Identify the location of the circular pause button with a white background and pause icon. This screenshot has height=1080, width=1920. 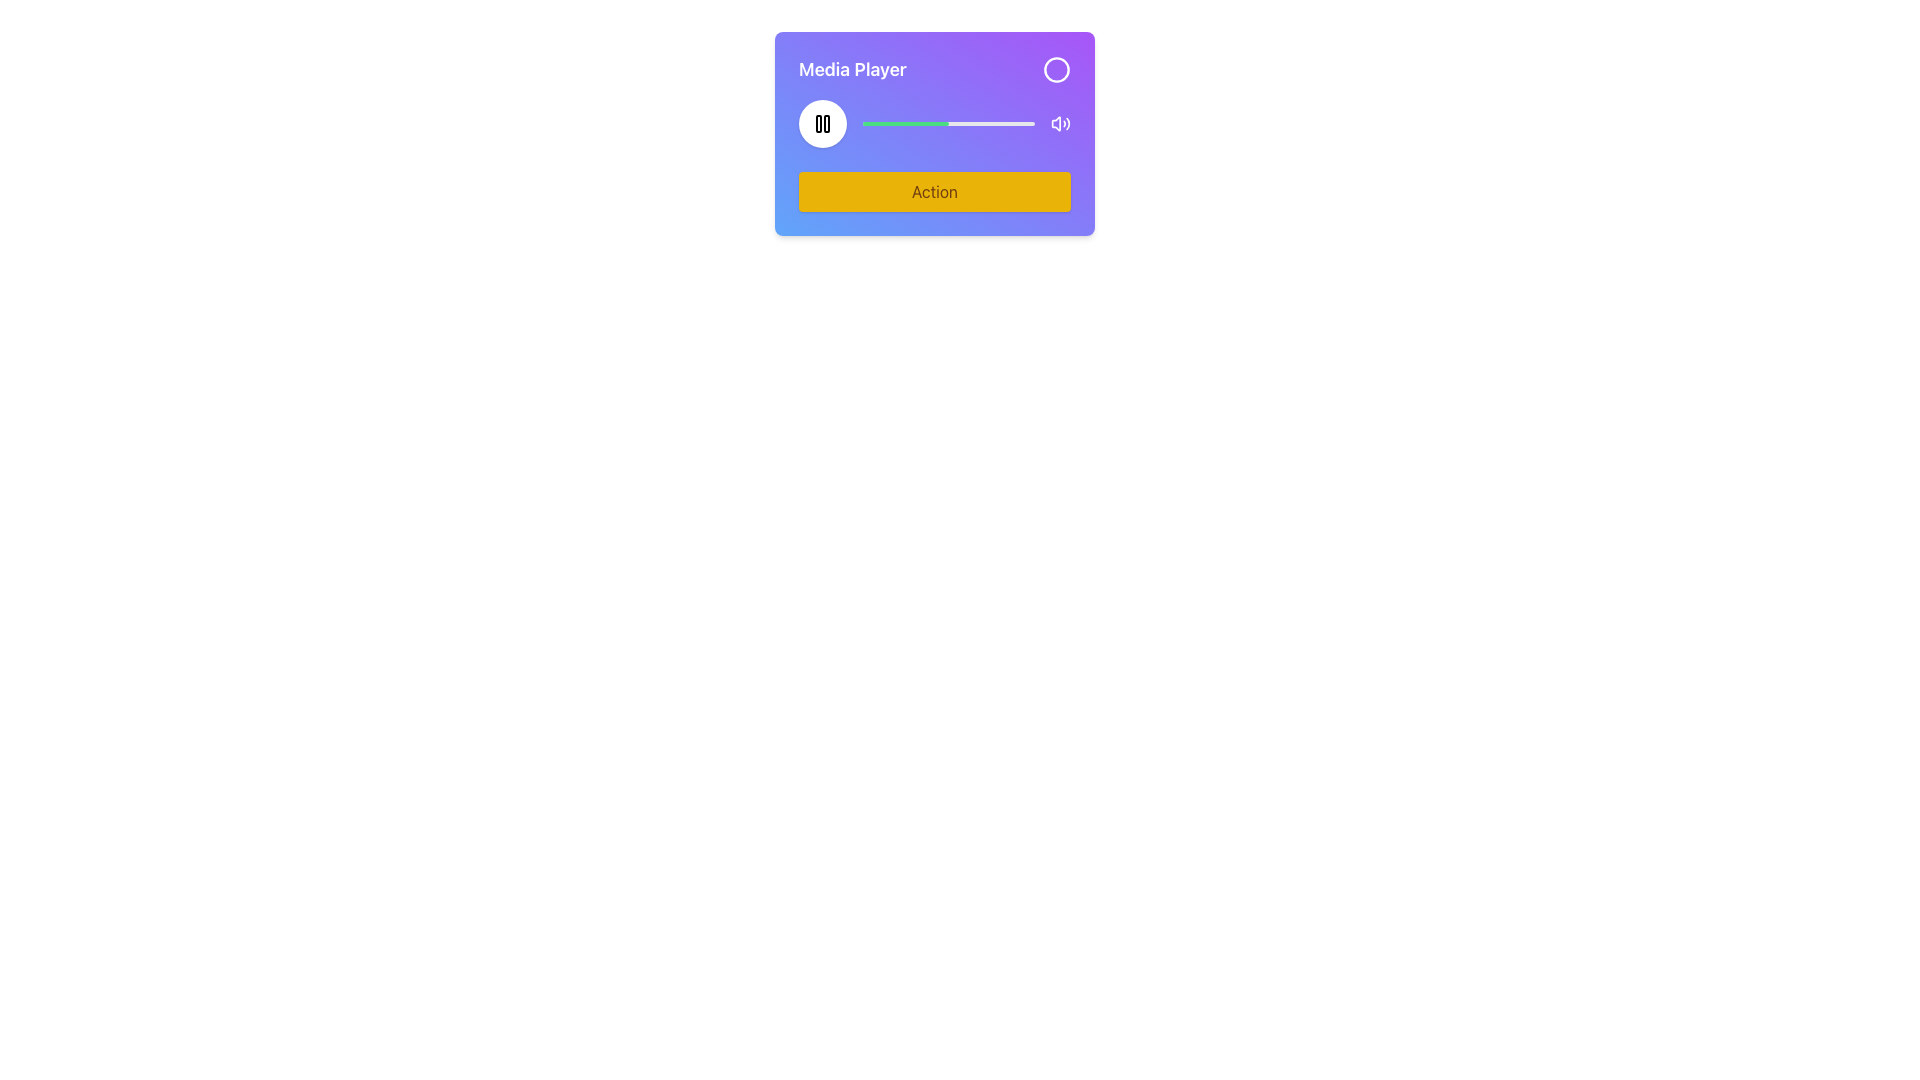
(822, 123).